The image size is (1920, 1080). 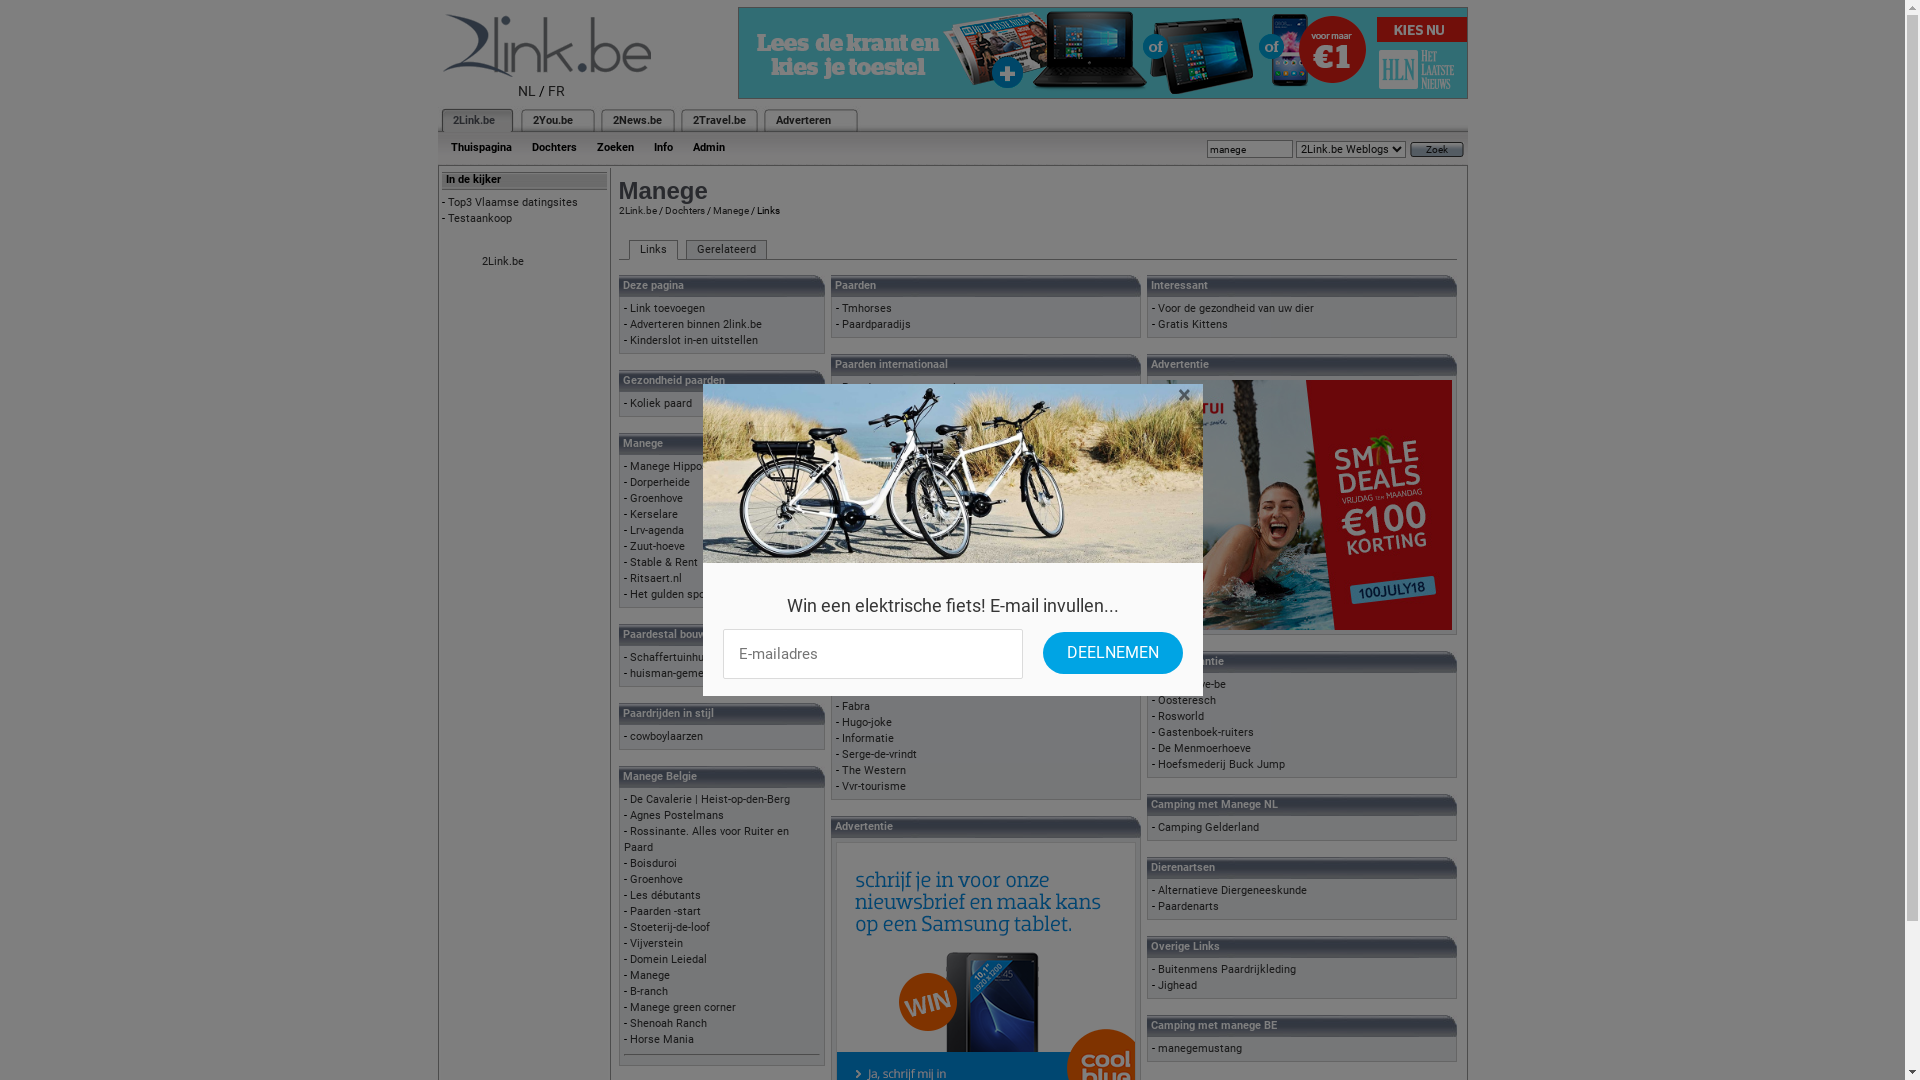 I want to click on 'Hippomakelaar', so click(x=841, y=610).